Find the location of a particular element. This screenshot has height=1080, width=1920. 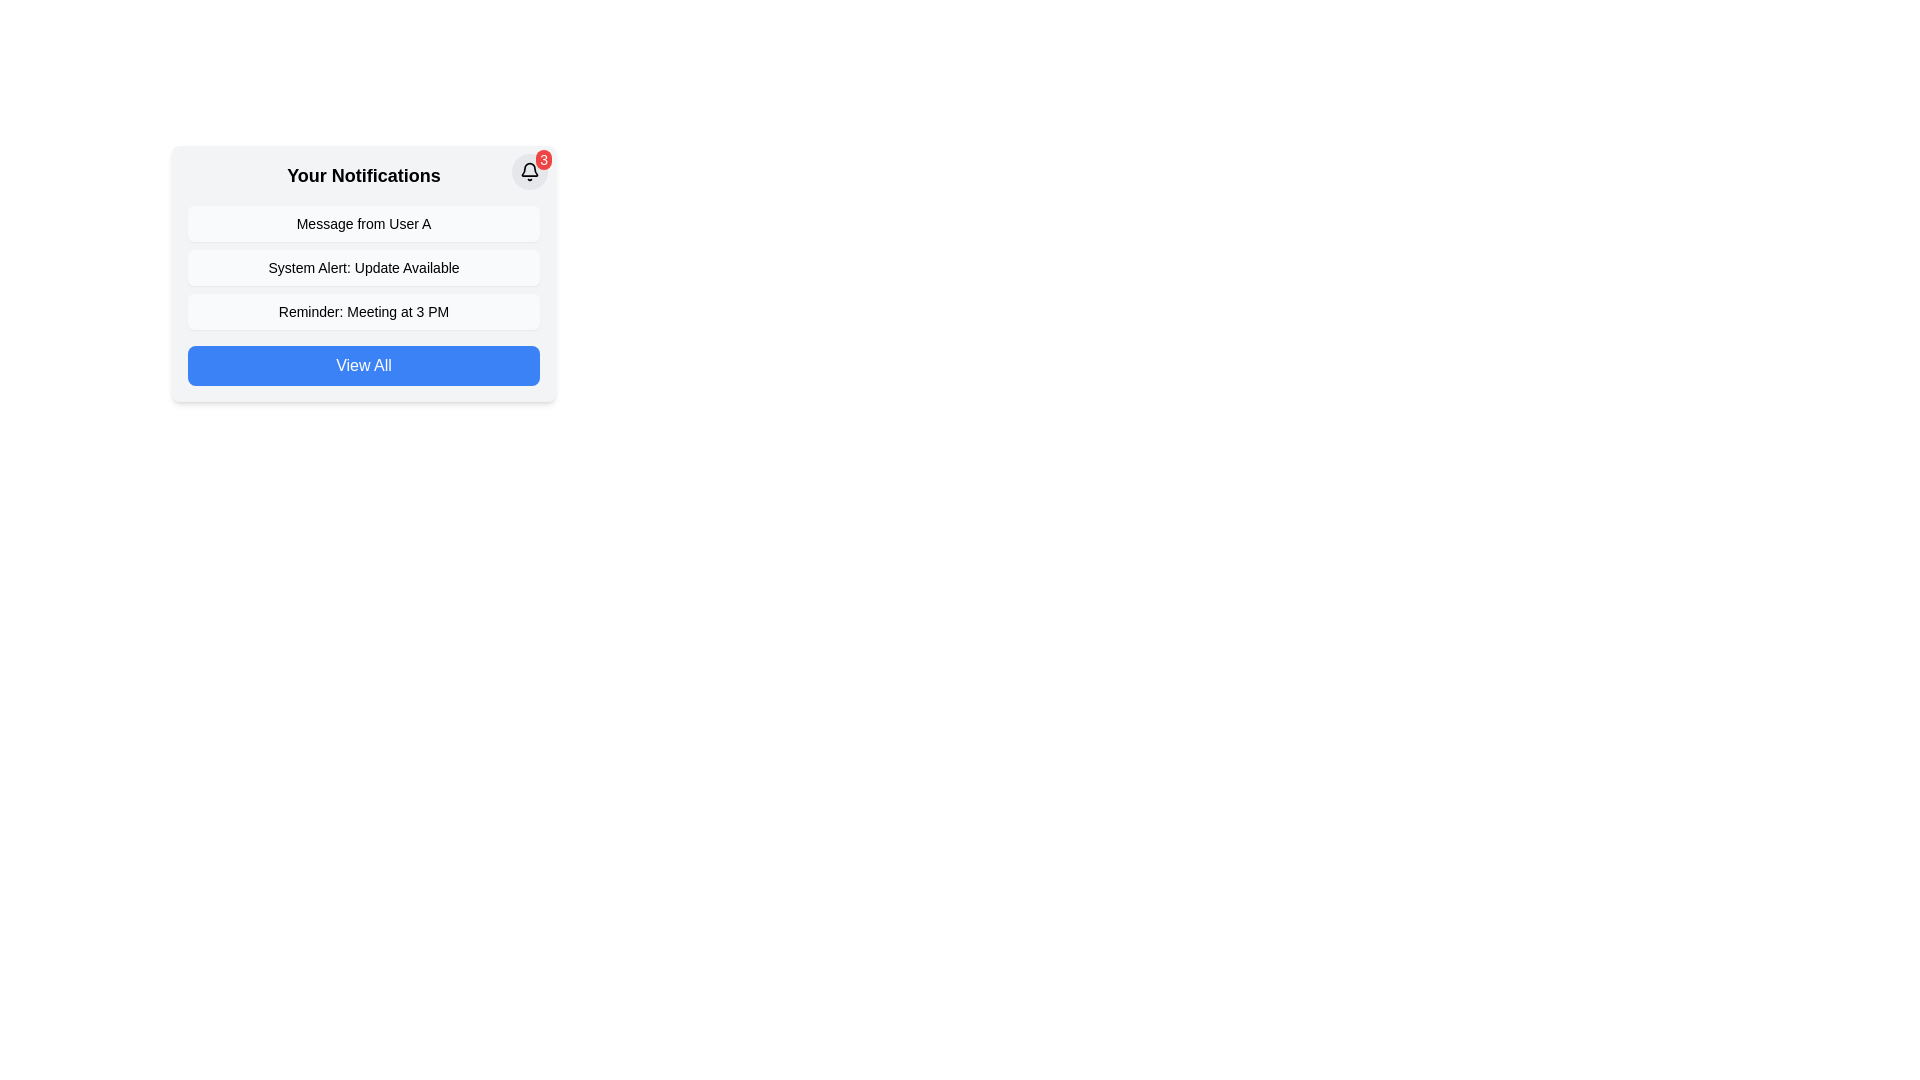

the button at the bottom of the notification area is located at coordinates (364, 366).